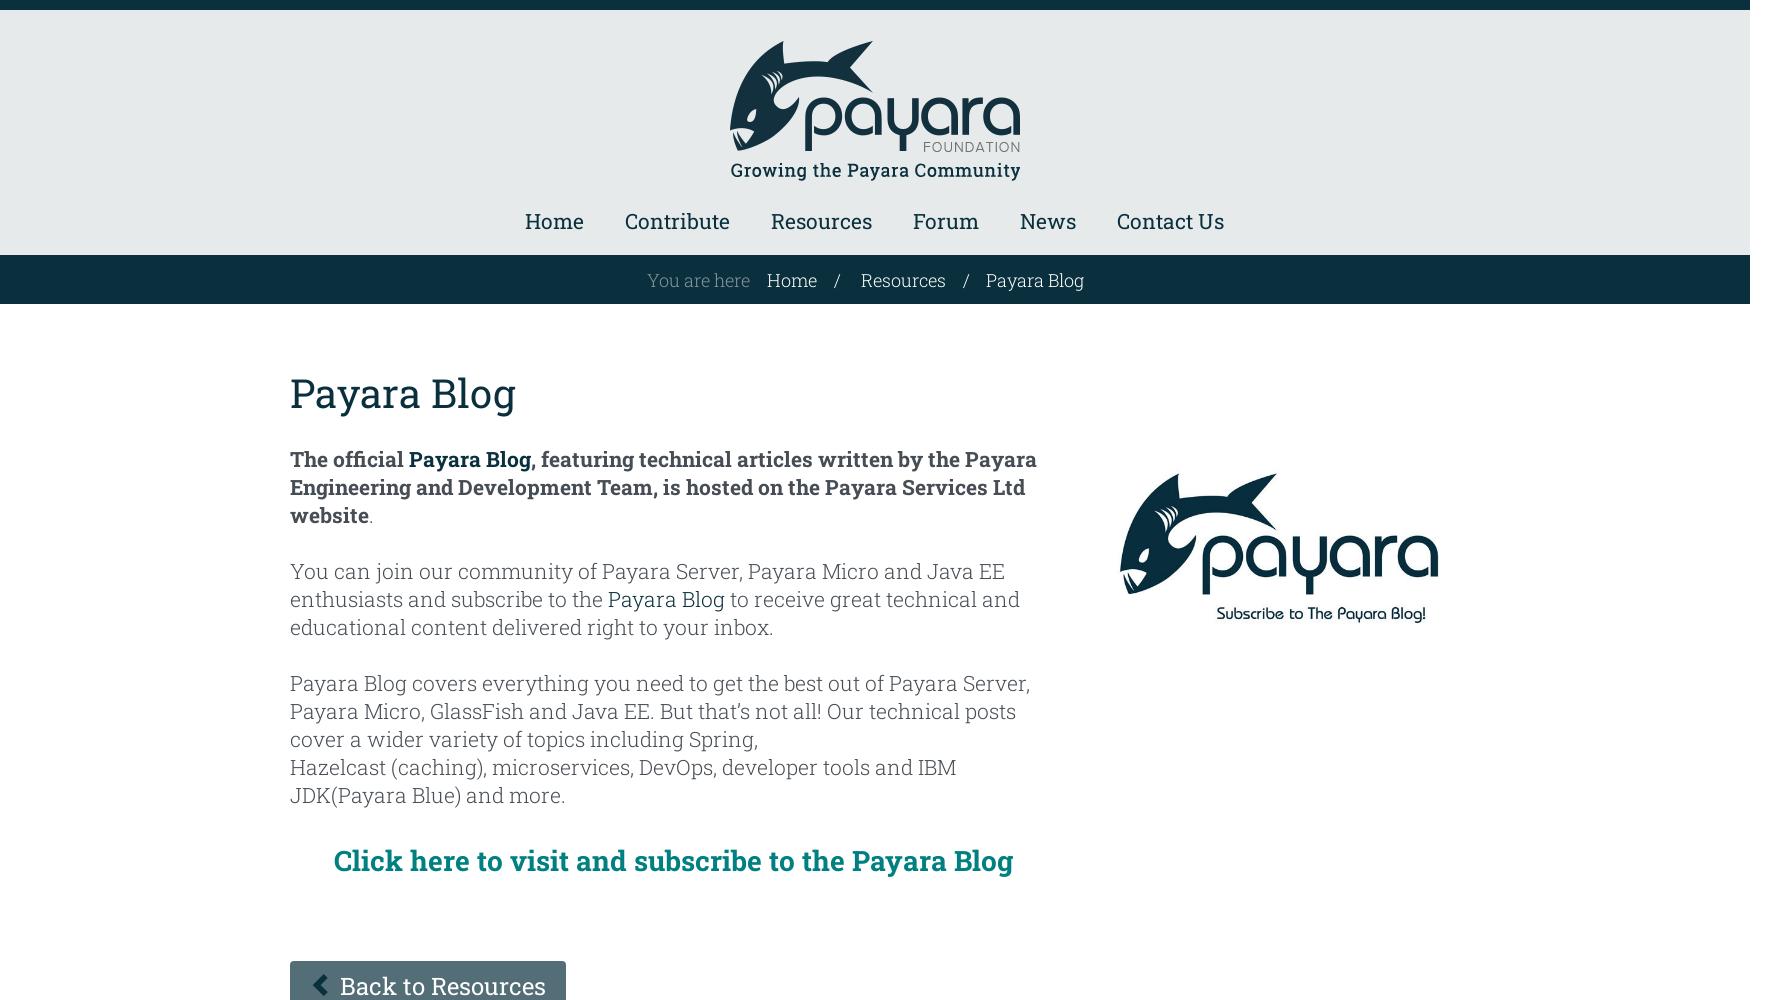 This screenshot has height=1000, width=1771. I want to click on 'News', so click(1046, 220).